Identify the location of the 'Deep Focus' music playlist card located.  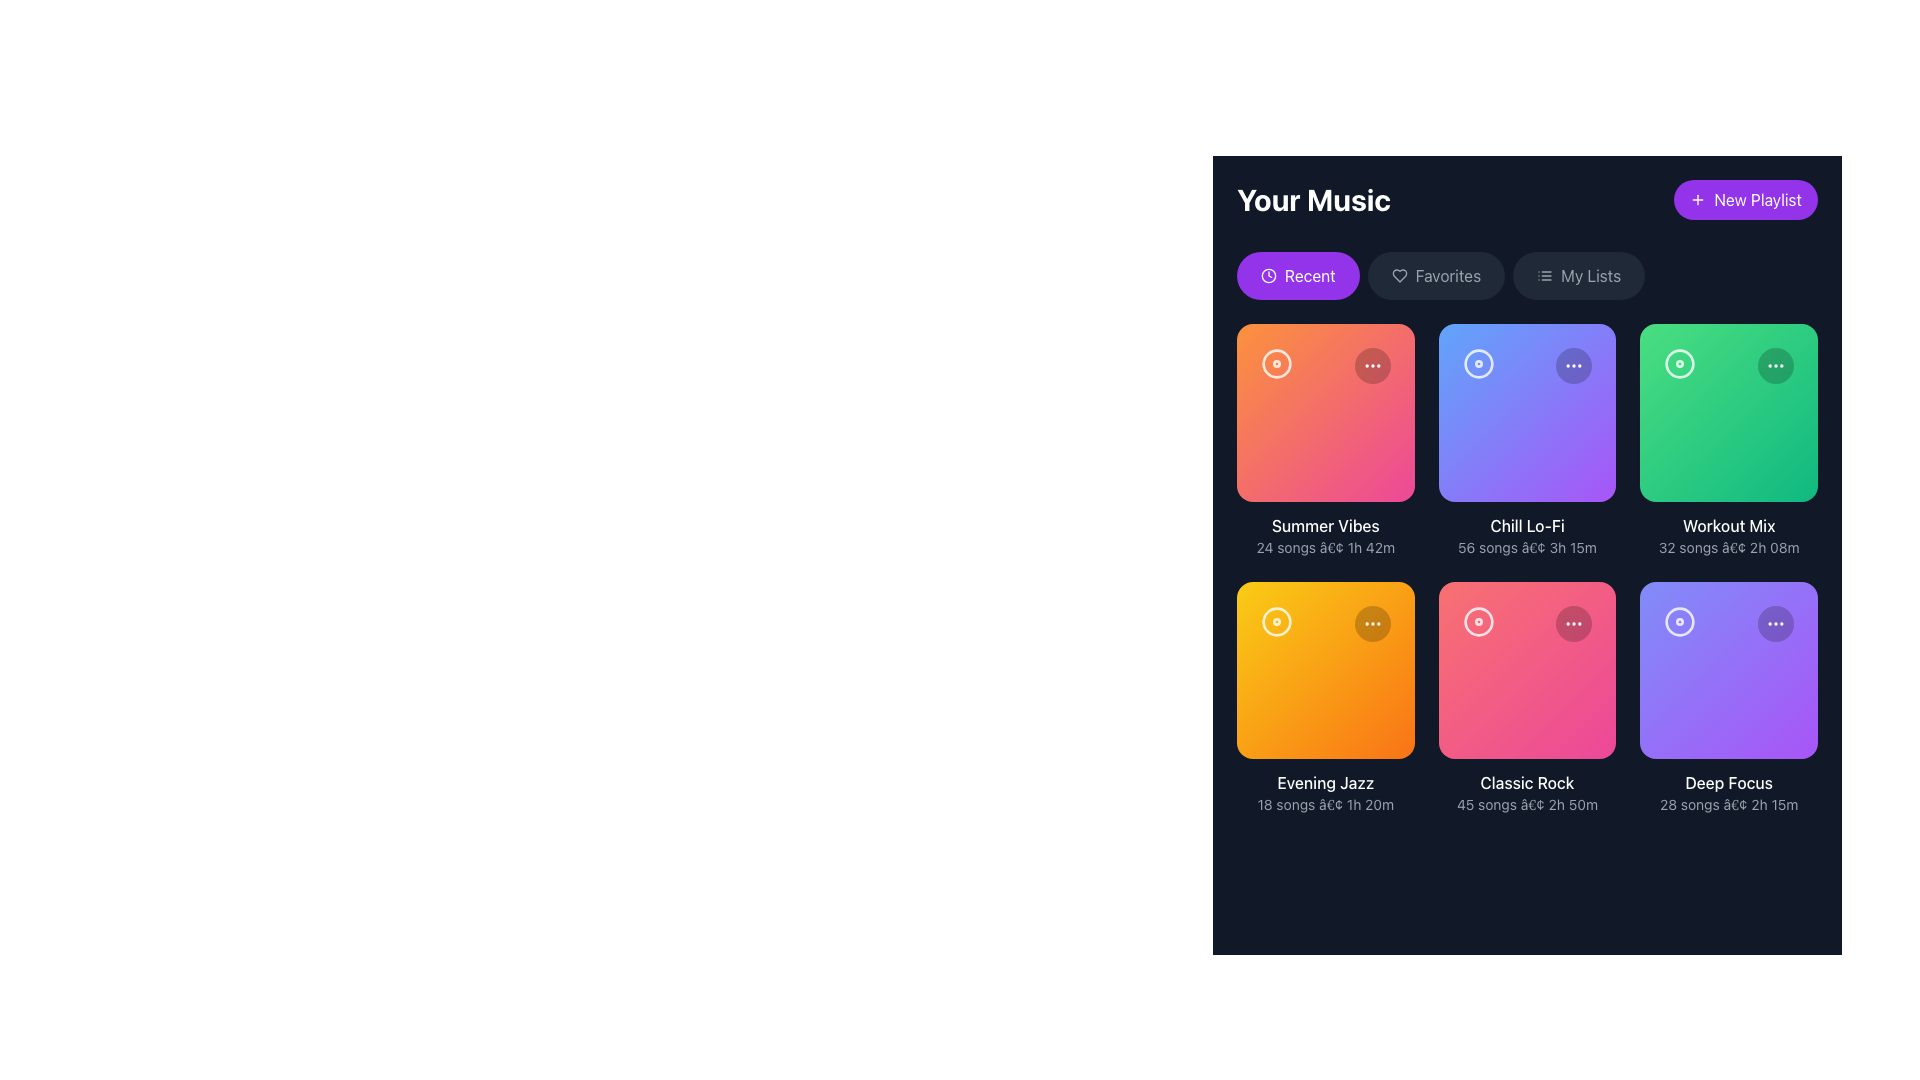
(1728, 670).